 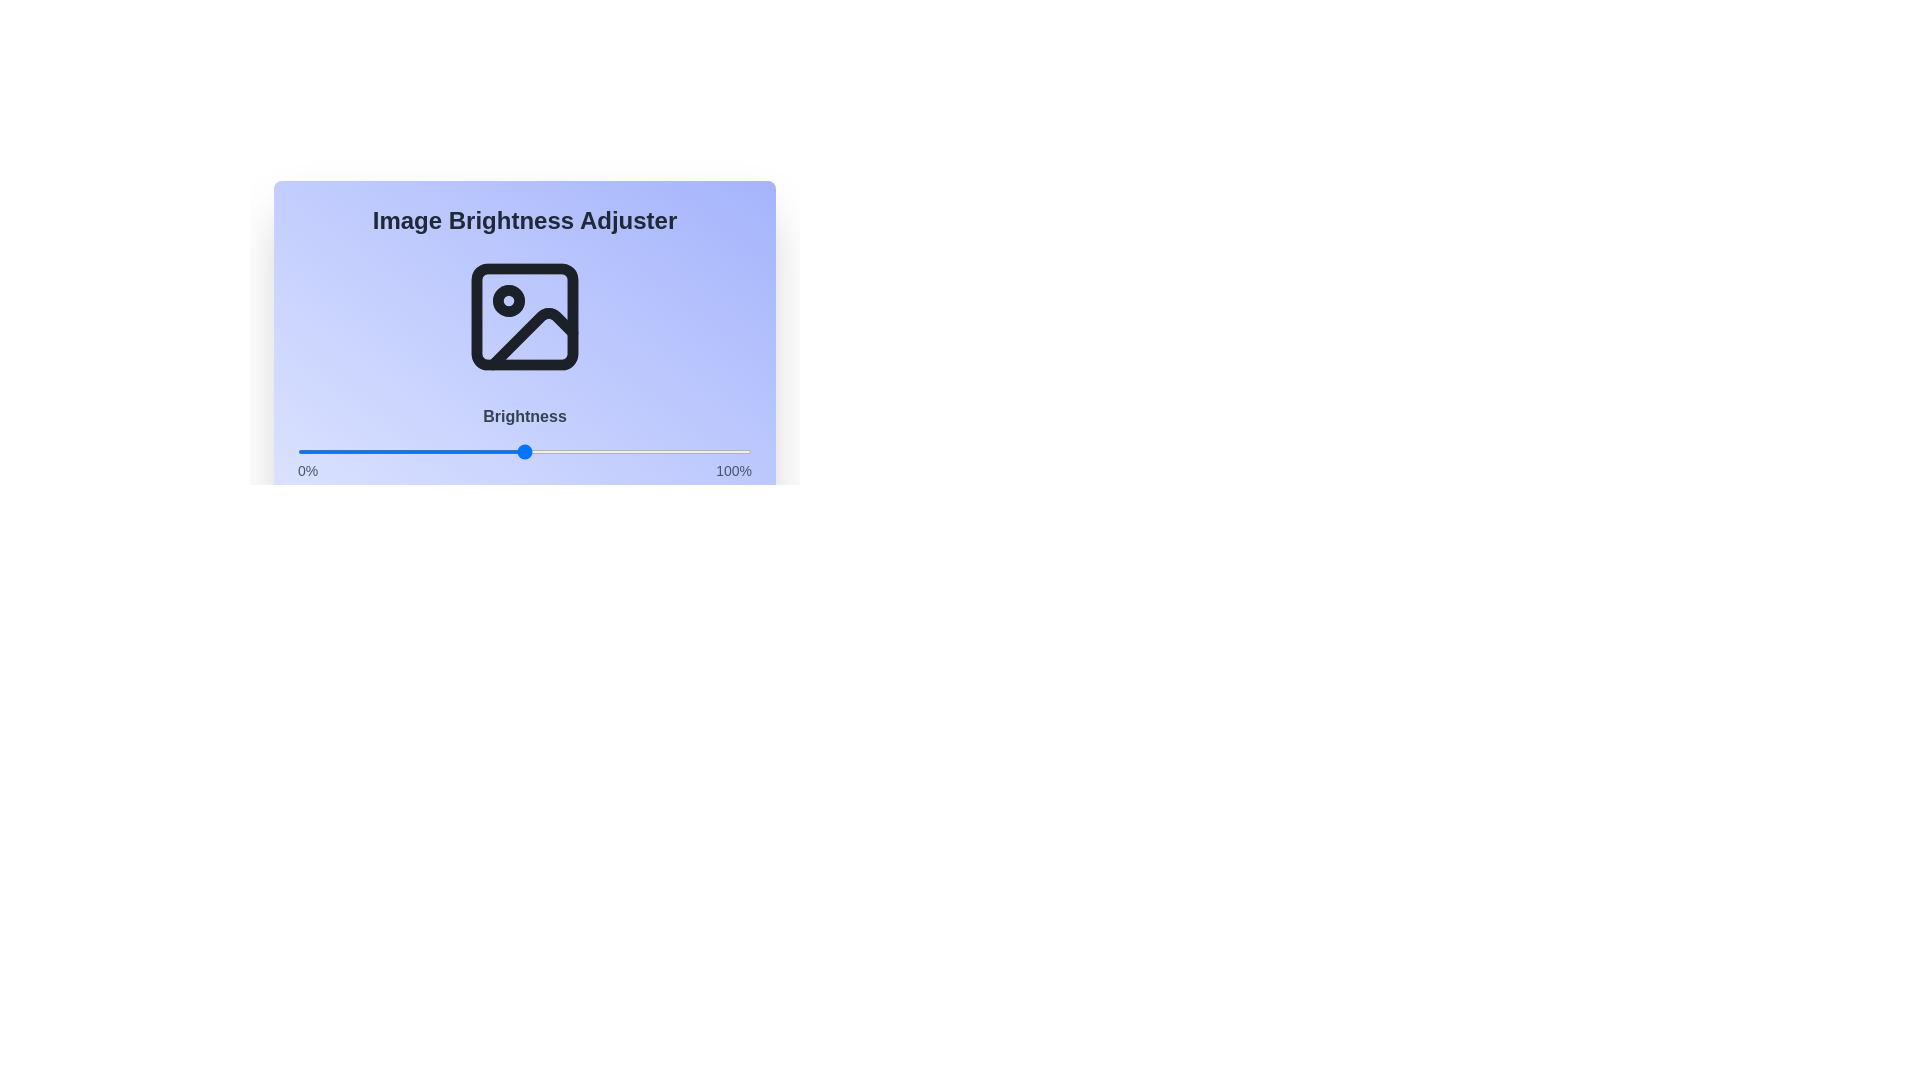 I want to click on the brightness slider to 54%, so click(x=543, y=451).